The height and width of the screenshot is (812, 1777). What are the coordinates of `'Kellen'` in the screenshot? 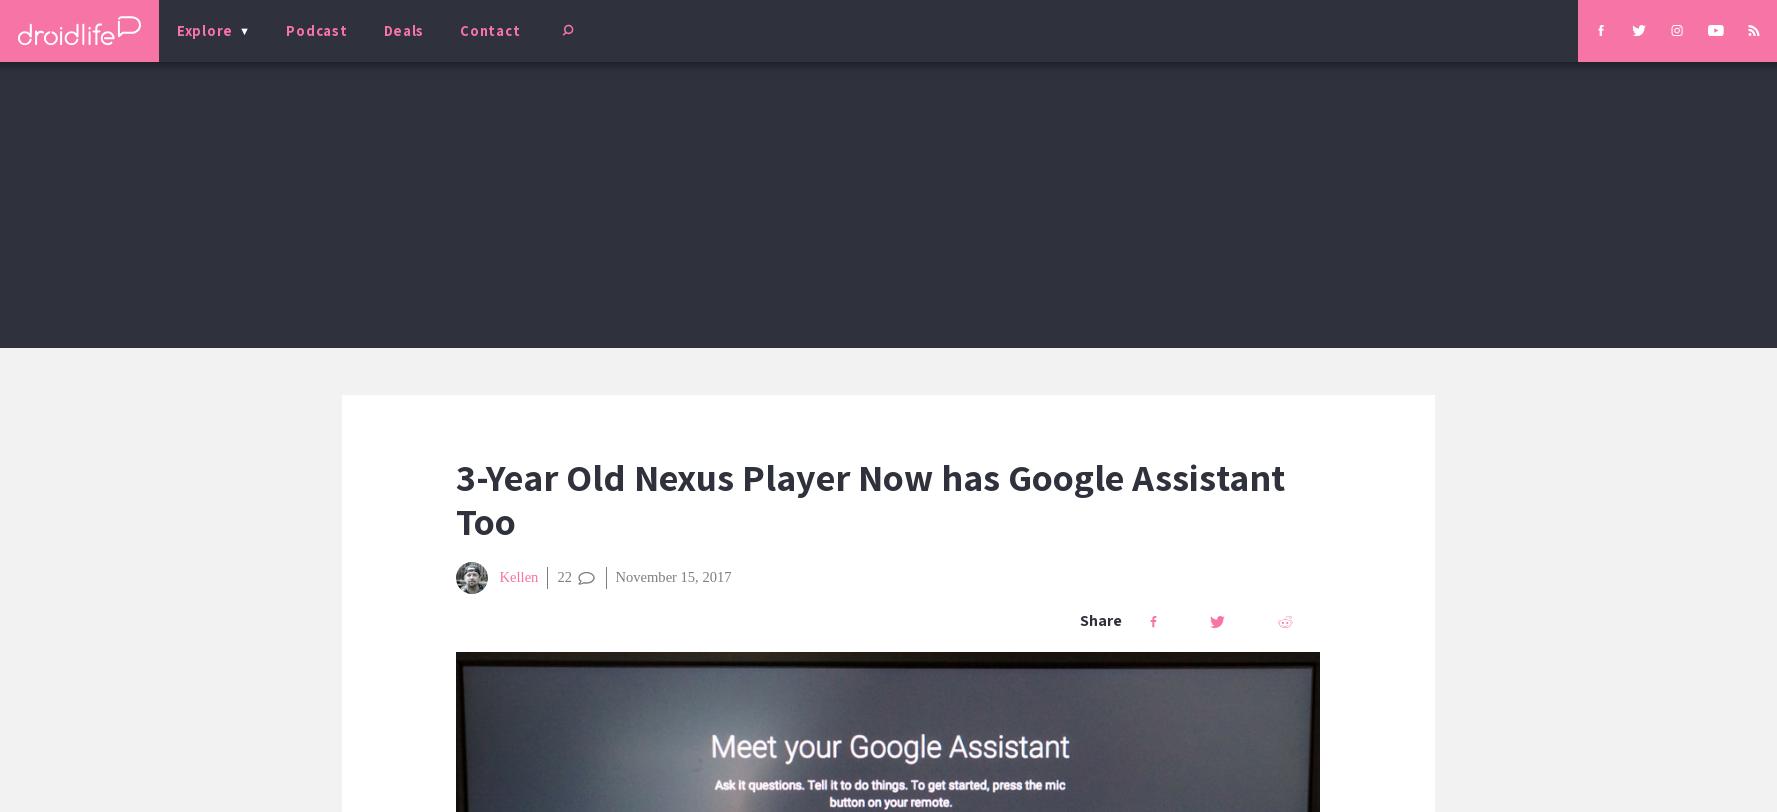 It's located at (498, 577).